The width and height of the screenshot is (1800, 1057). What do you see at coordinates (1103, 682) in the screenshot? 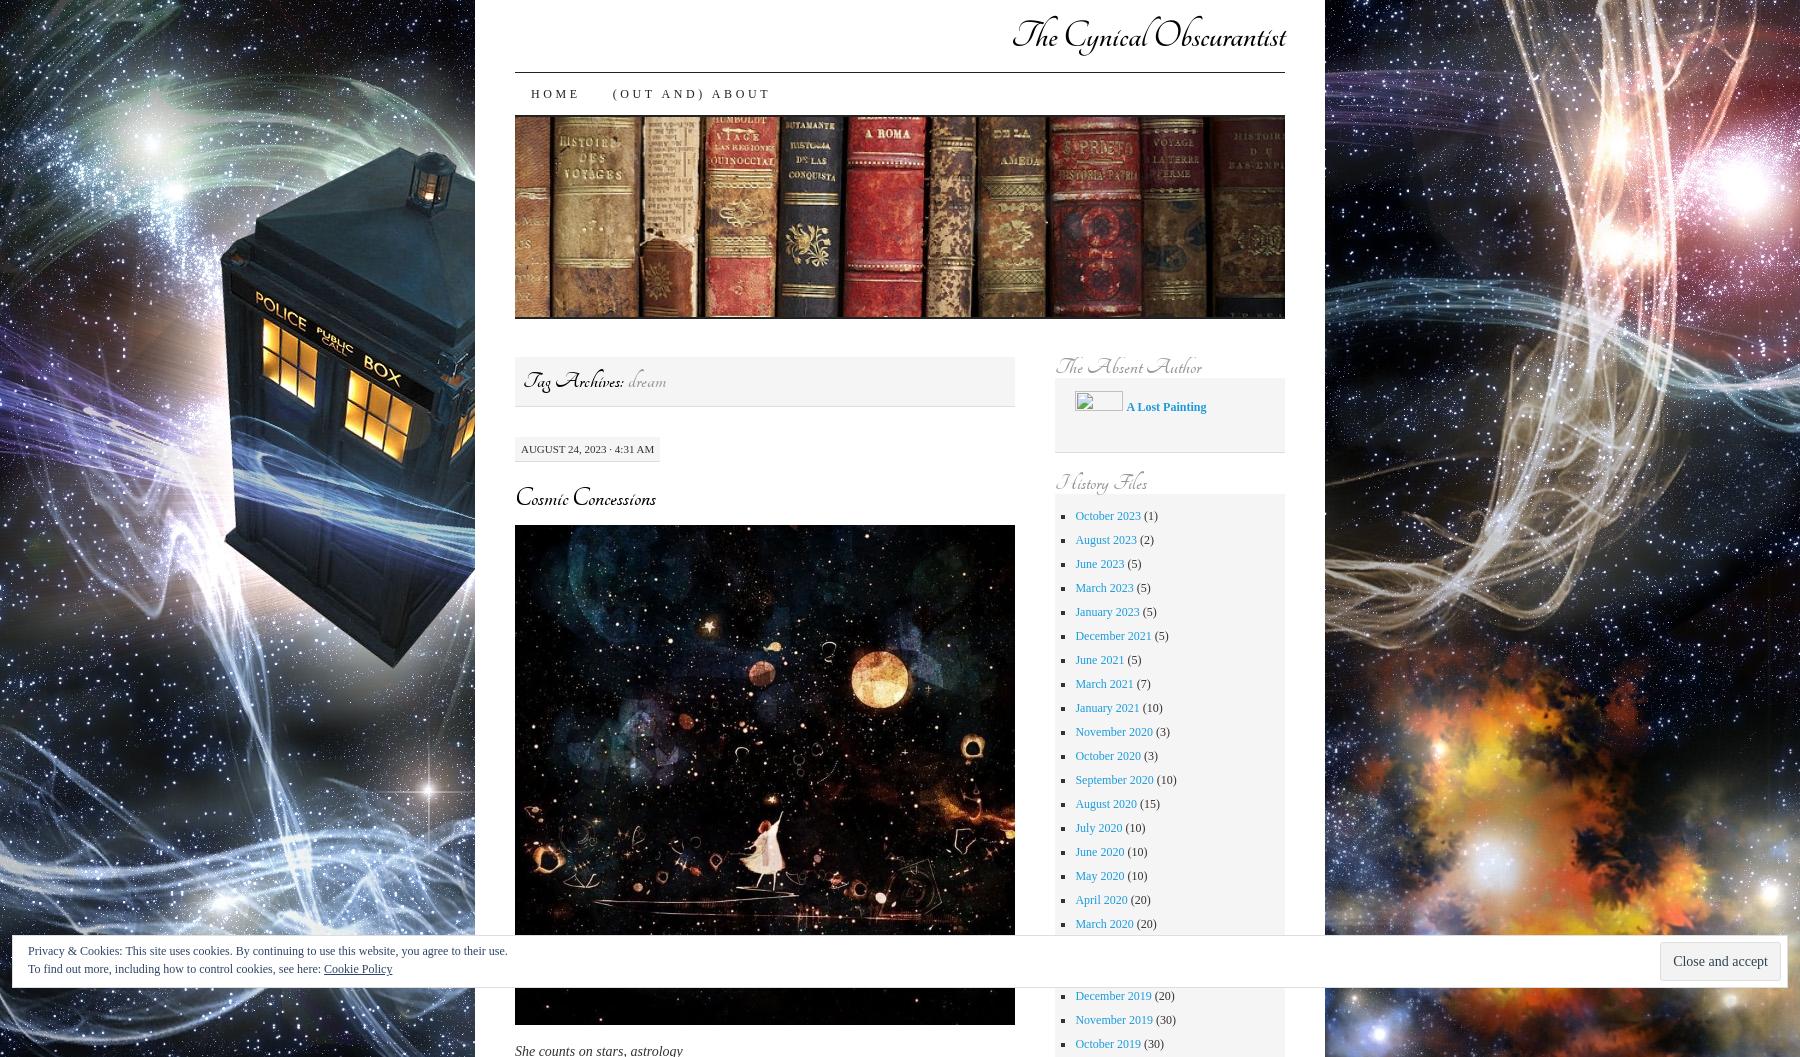
I see `'March 2021'` at bounding box center [1103, 682].